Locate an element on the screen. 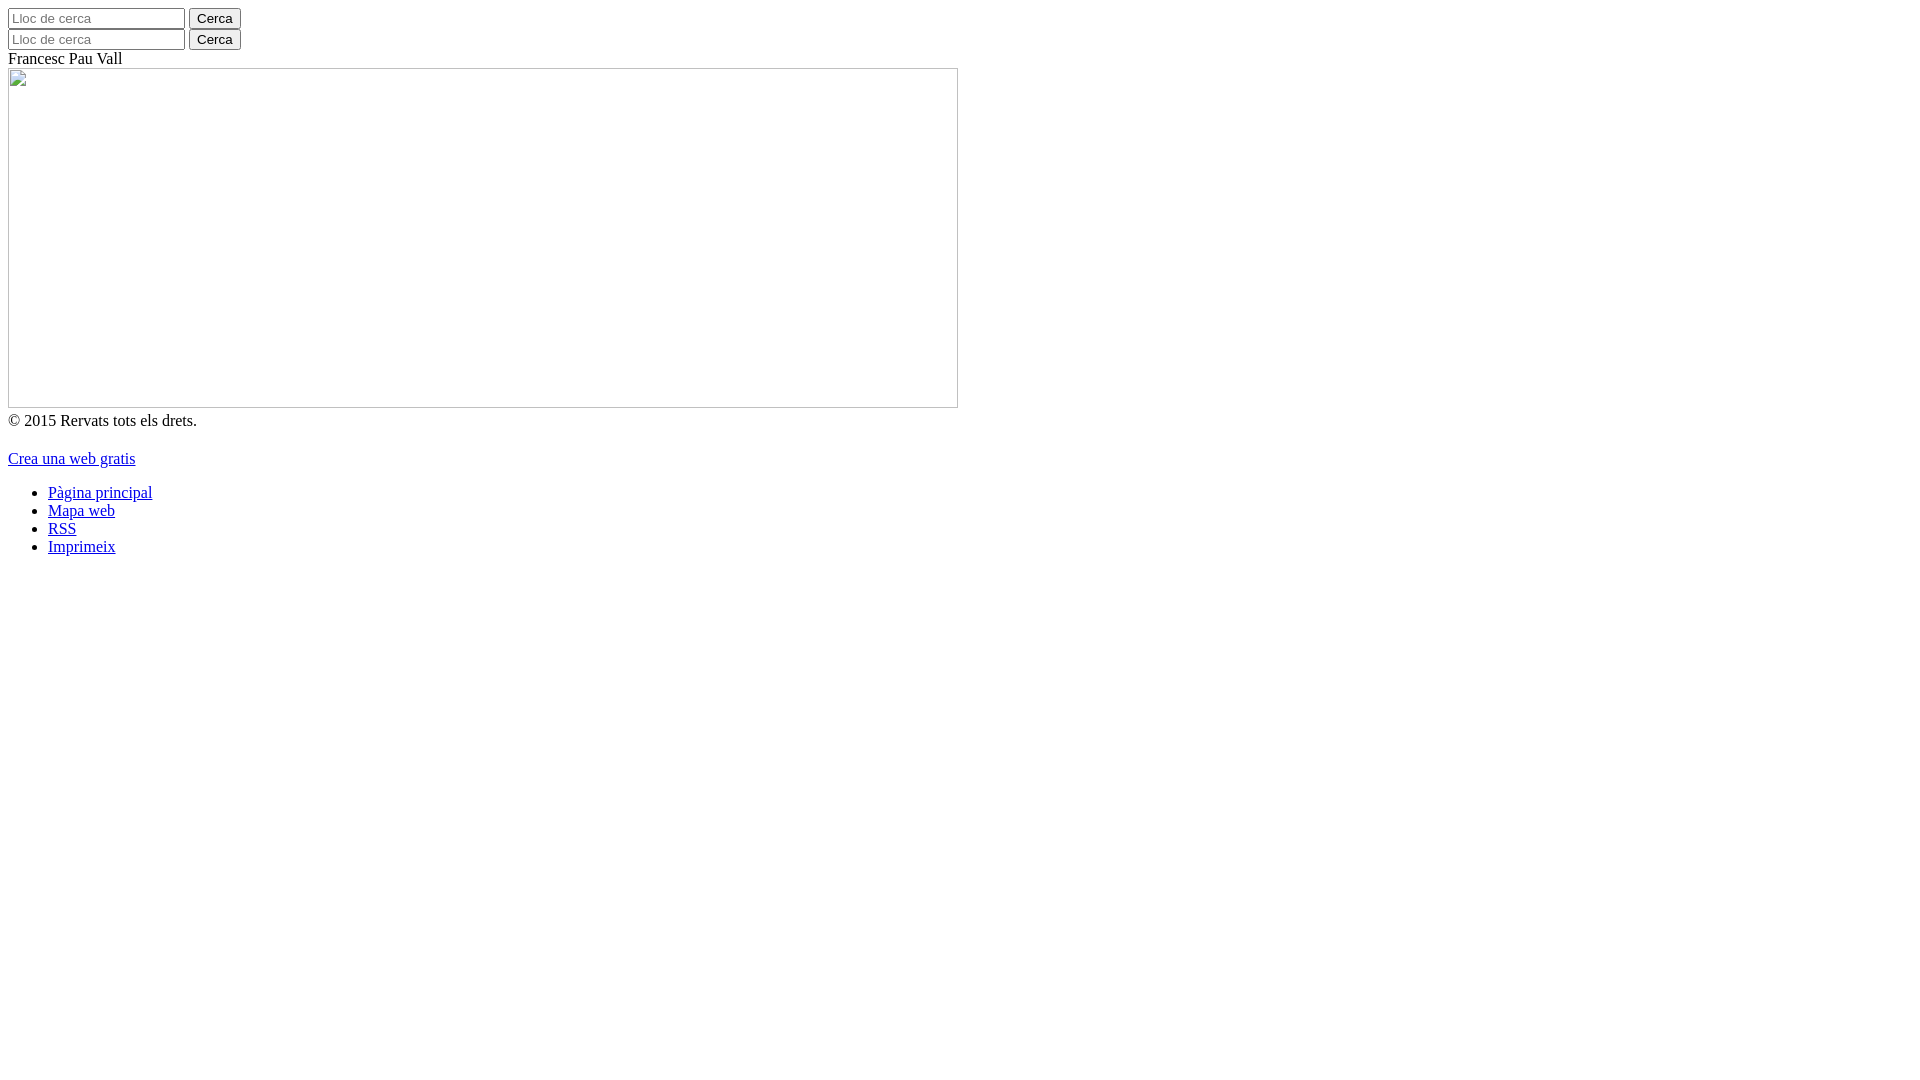 The width and height of the screenshot is (1920, 1080). 'Cerca' is located at coordinates (215, 18).